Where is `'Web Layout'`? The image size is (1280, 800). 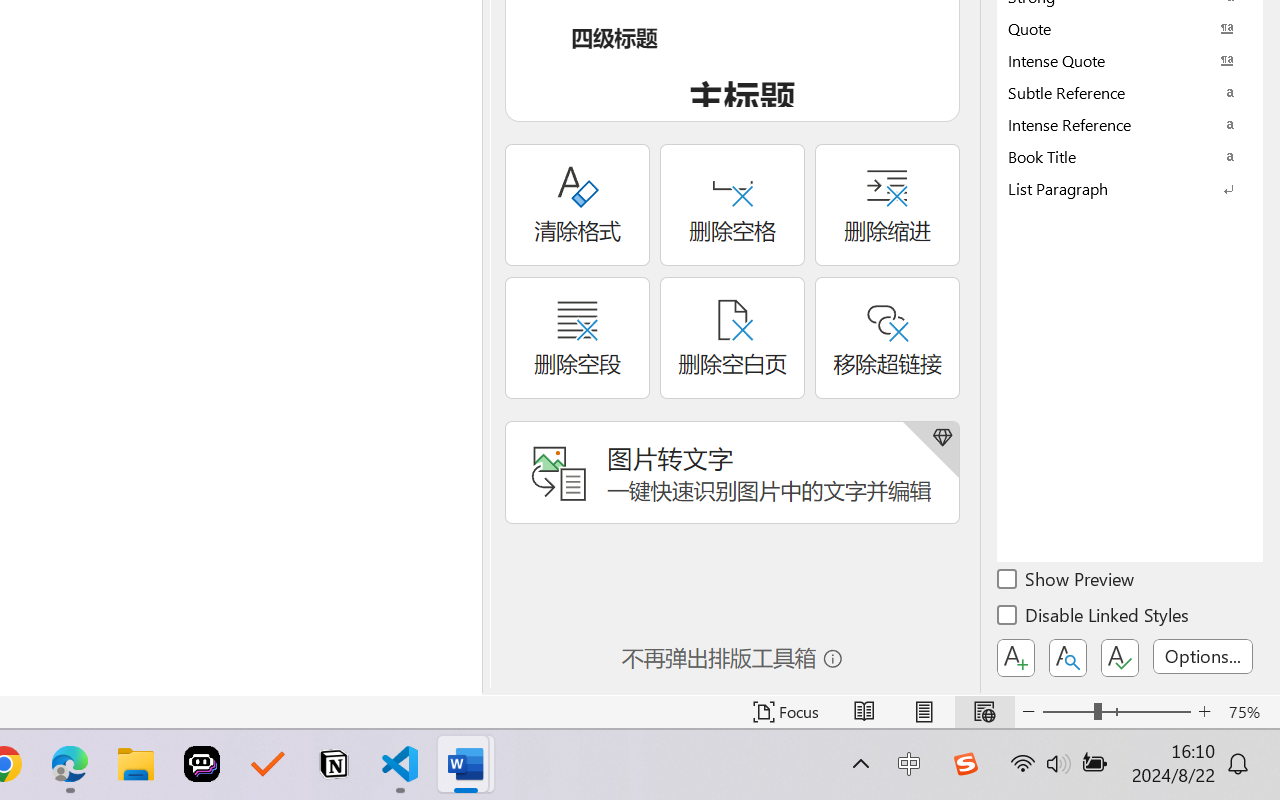
'Web Layout' is located at coordinates (984, 711).